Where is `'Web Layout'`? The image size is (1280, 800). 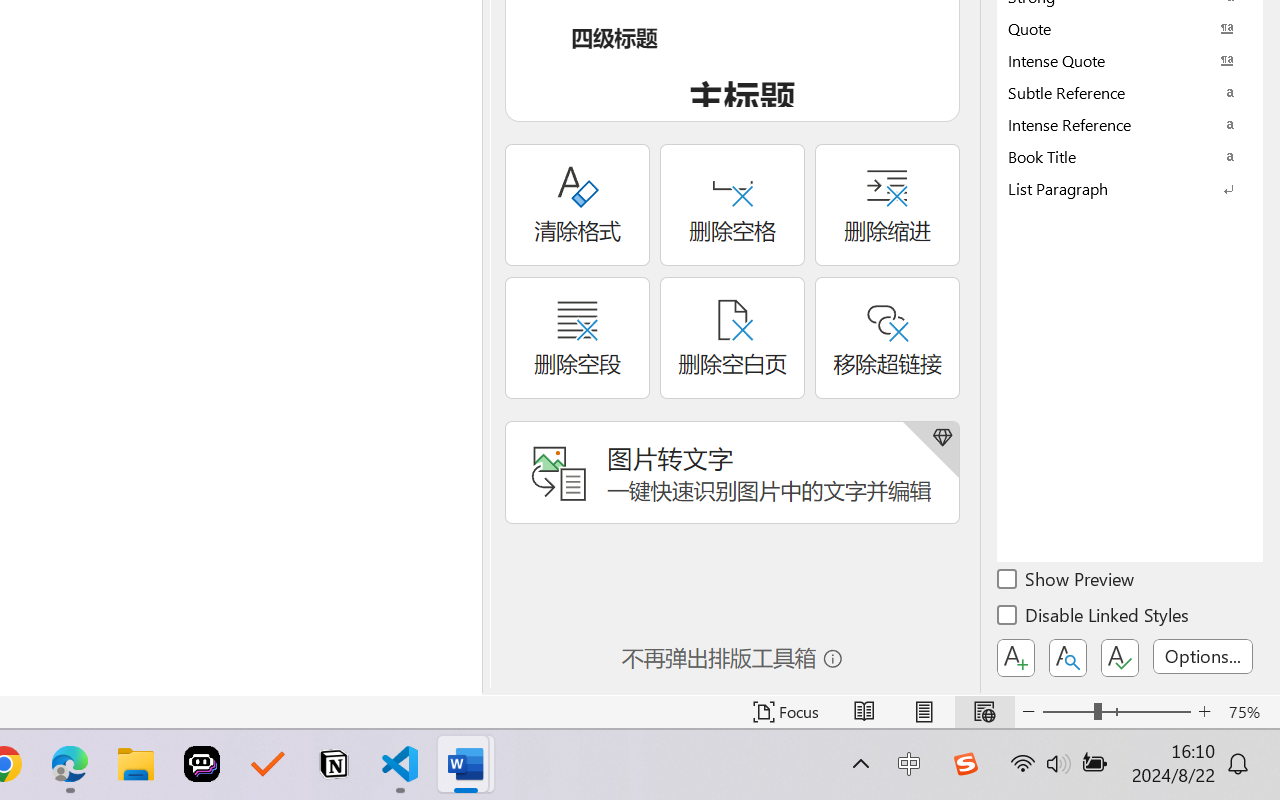
'Web Layout' is located at coordinates (984, 711).